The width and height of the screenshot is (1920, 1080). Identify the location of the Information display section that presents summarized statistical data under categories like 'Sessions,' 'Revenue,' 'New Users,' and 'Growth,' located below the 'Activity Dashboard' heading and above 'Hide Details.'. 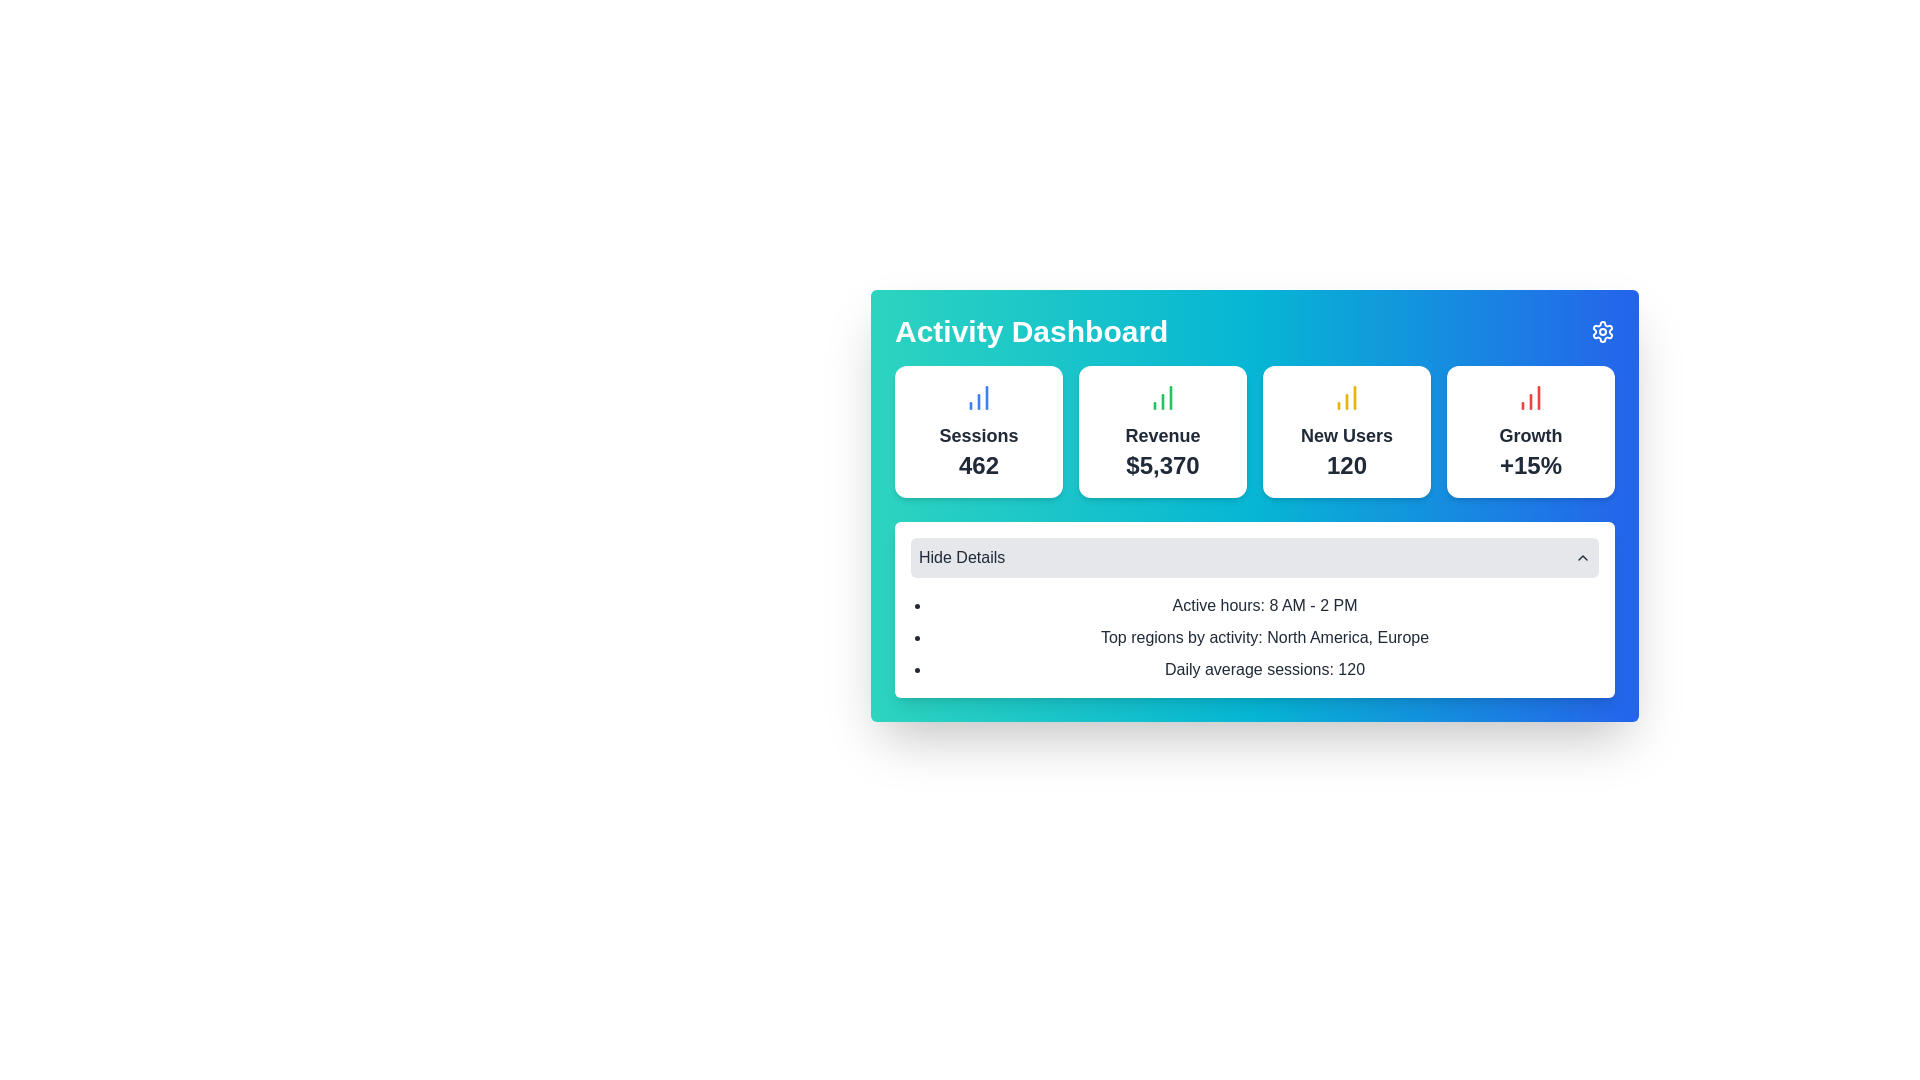
(1253, 531).